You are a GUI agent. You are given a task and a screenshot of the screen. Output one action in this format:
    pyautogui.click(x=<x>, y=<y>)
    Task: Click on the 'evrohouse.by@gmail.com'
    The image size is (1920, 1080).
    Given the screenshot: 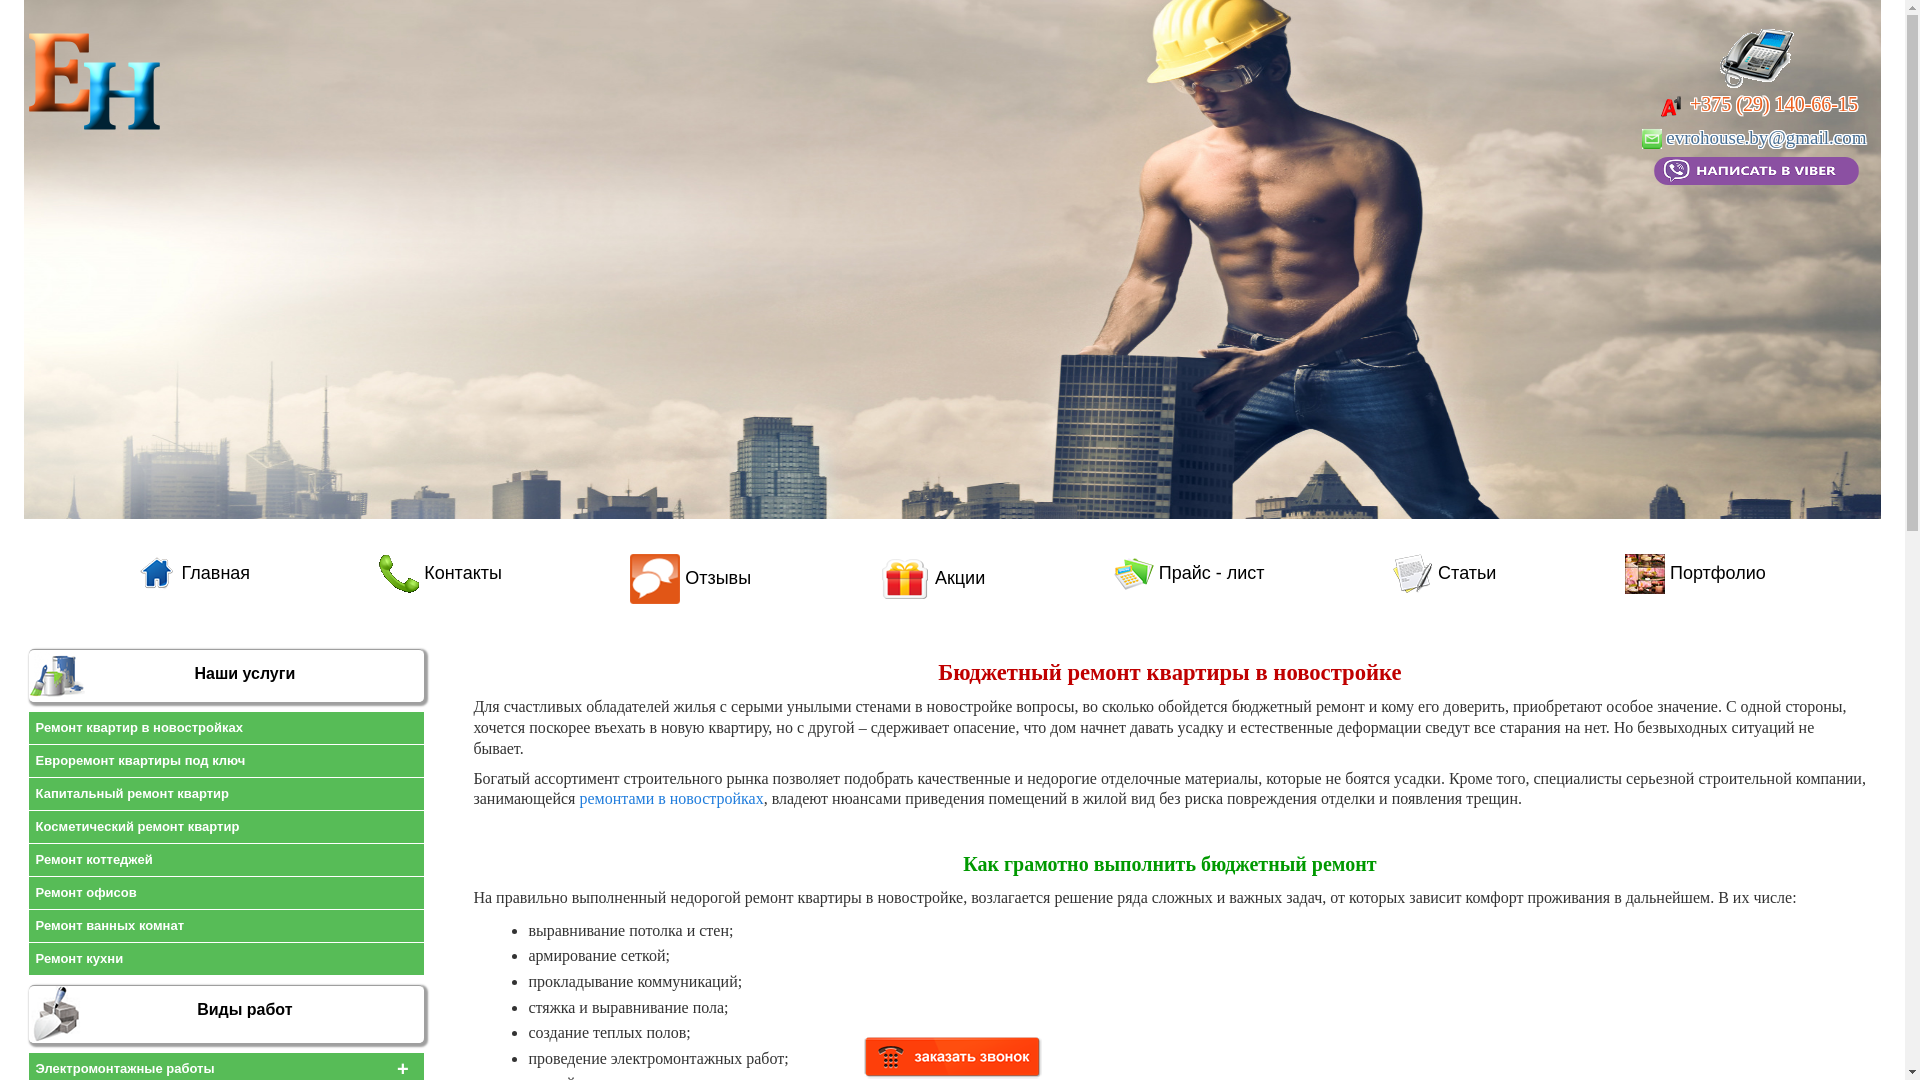 What is the action you would take?
    pyautogui.click(x=1755, y=136)
    